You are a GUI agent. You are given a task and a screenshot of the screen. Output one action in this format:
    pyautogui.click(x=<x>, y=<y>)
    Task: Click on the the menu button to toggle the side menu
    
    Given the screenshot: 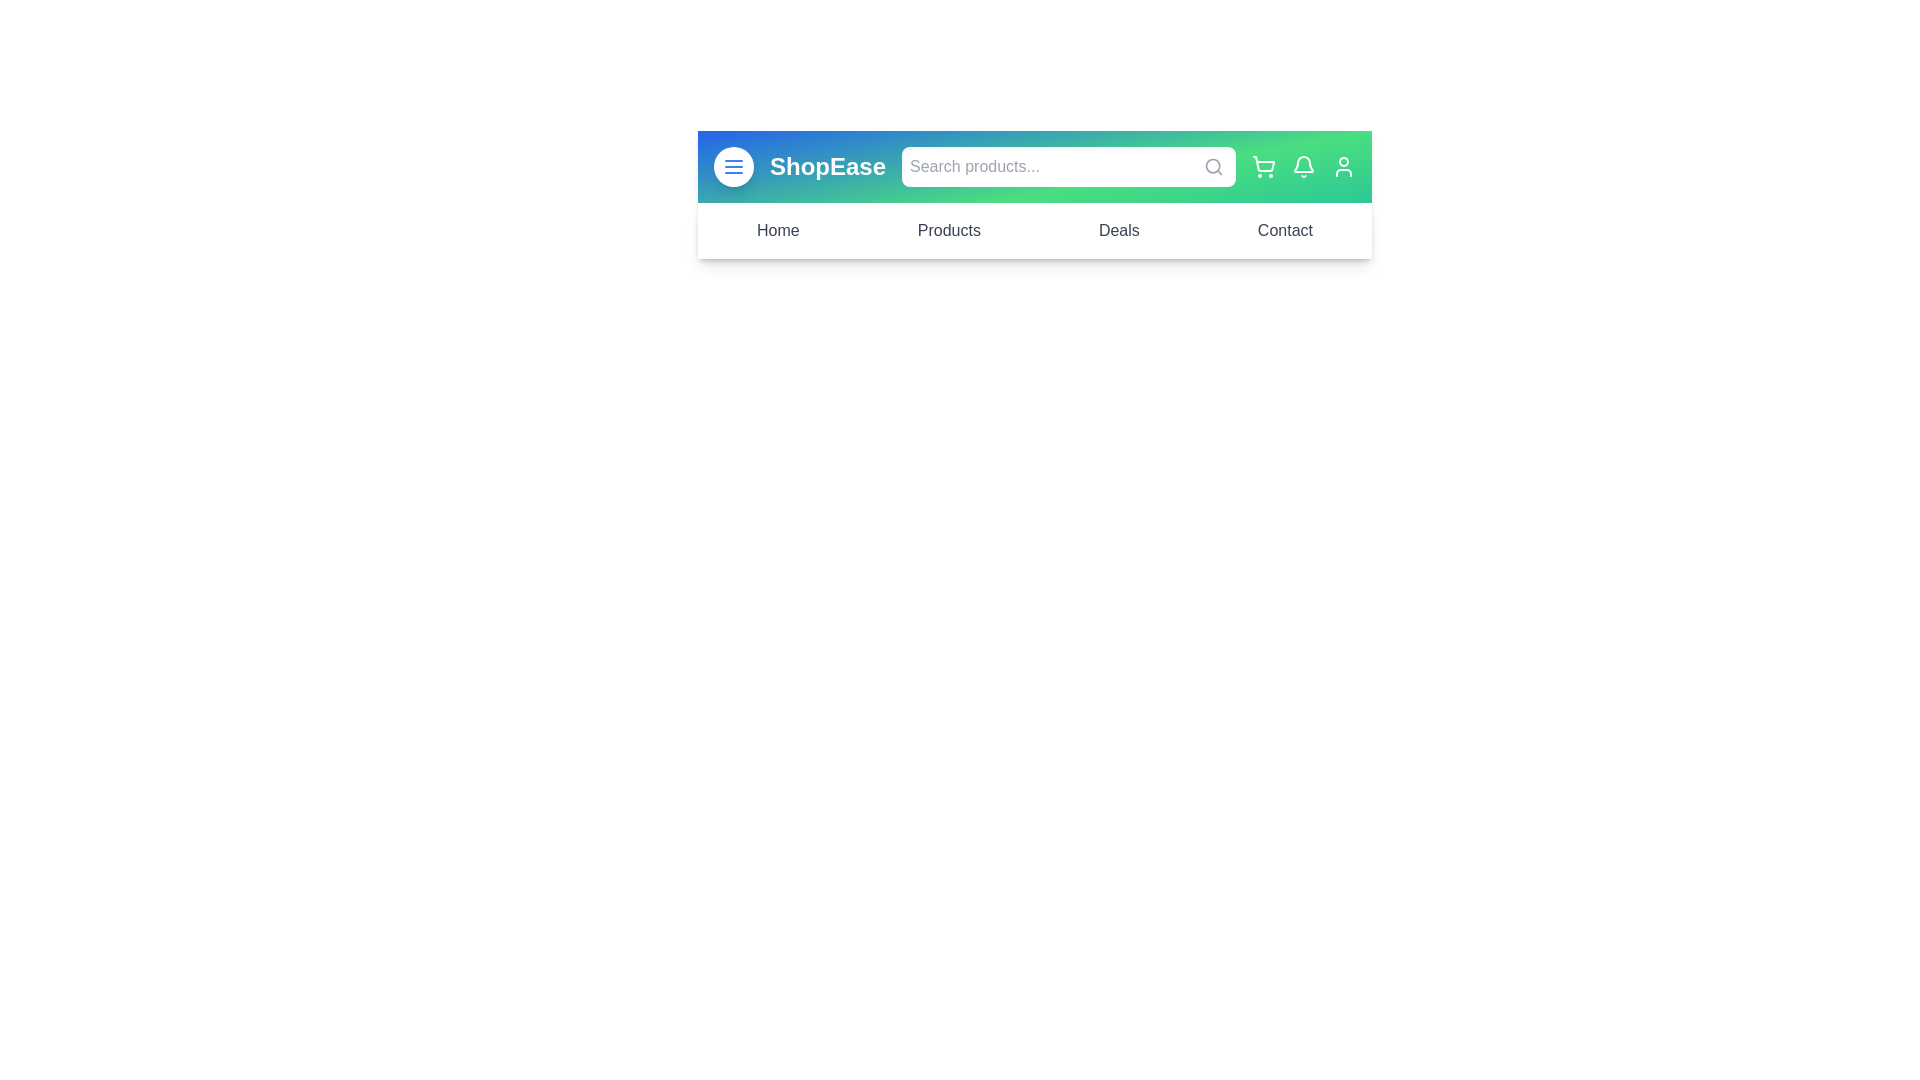 What is the action you would take?
    pyautogui.click(x=733, y=165)
    